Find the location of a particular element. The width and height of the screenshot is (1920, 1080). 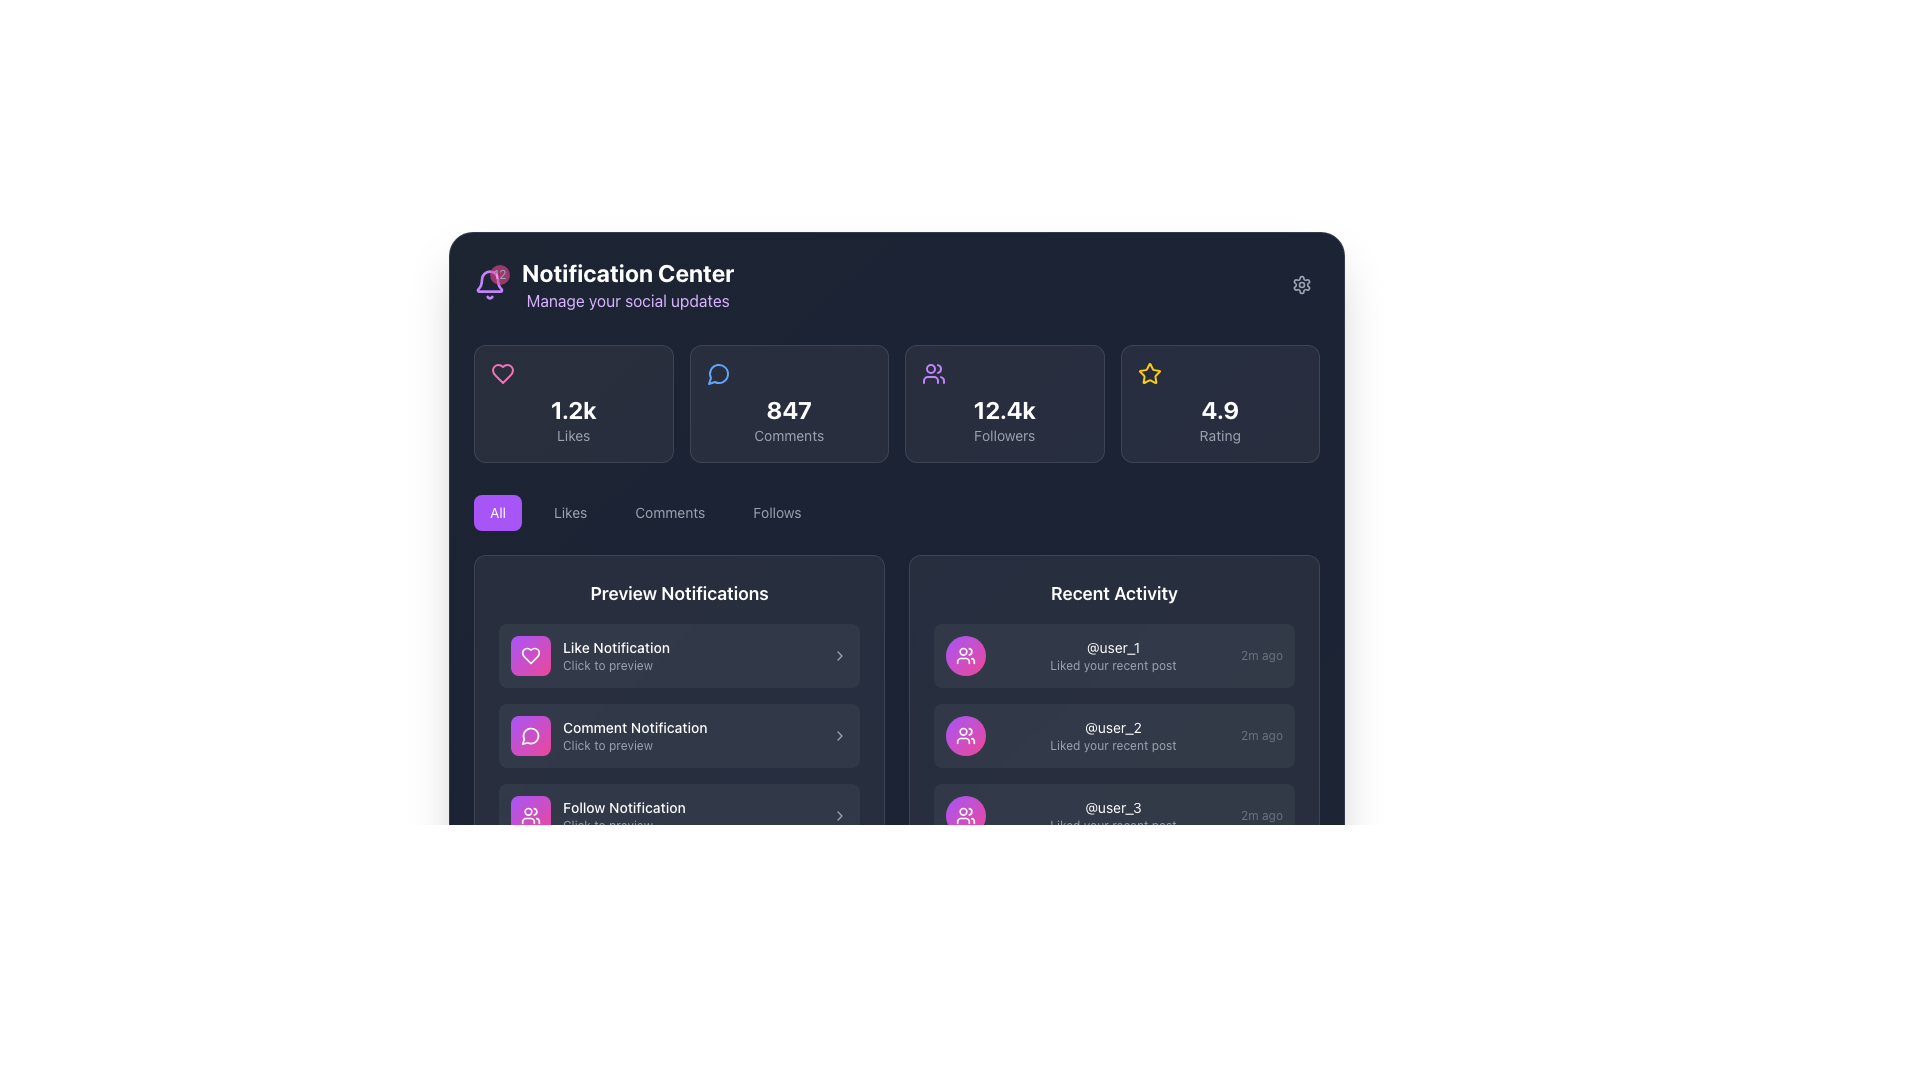

the 'Follow Notification' button with a dark background, which features a gradient icon and white text is located at coordinates (679, 816).